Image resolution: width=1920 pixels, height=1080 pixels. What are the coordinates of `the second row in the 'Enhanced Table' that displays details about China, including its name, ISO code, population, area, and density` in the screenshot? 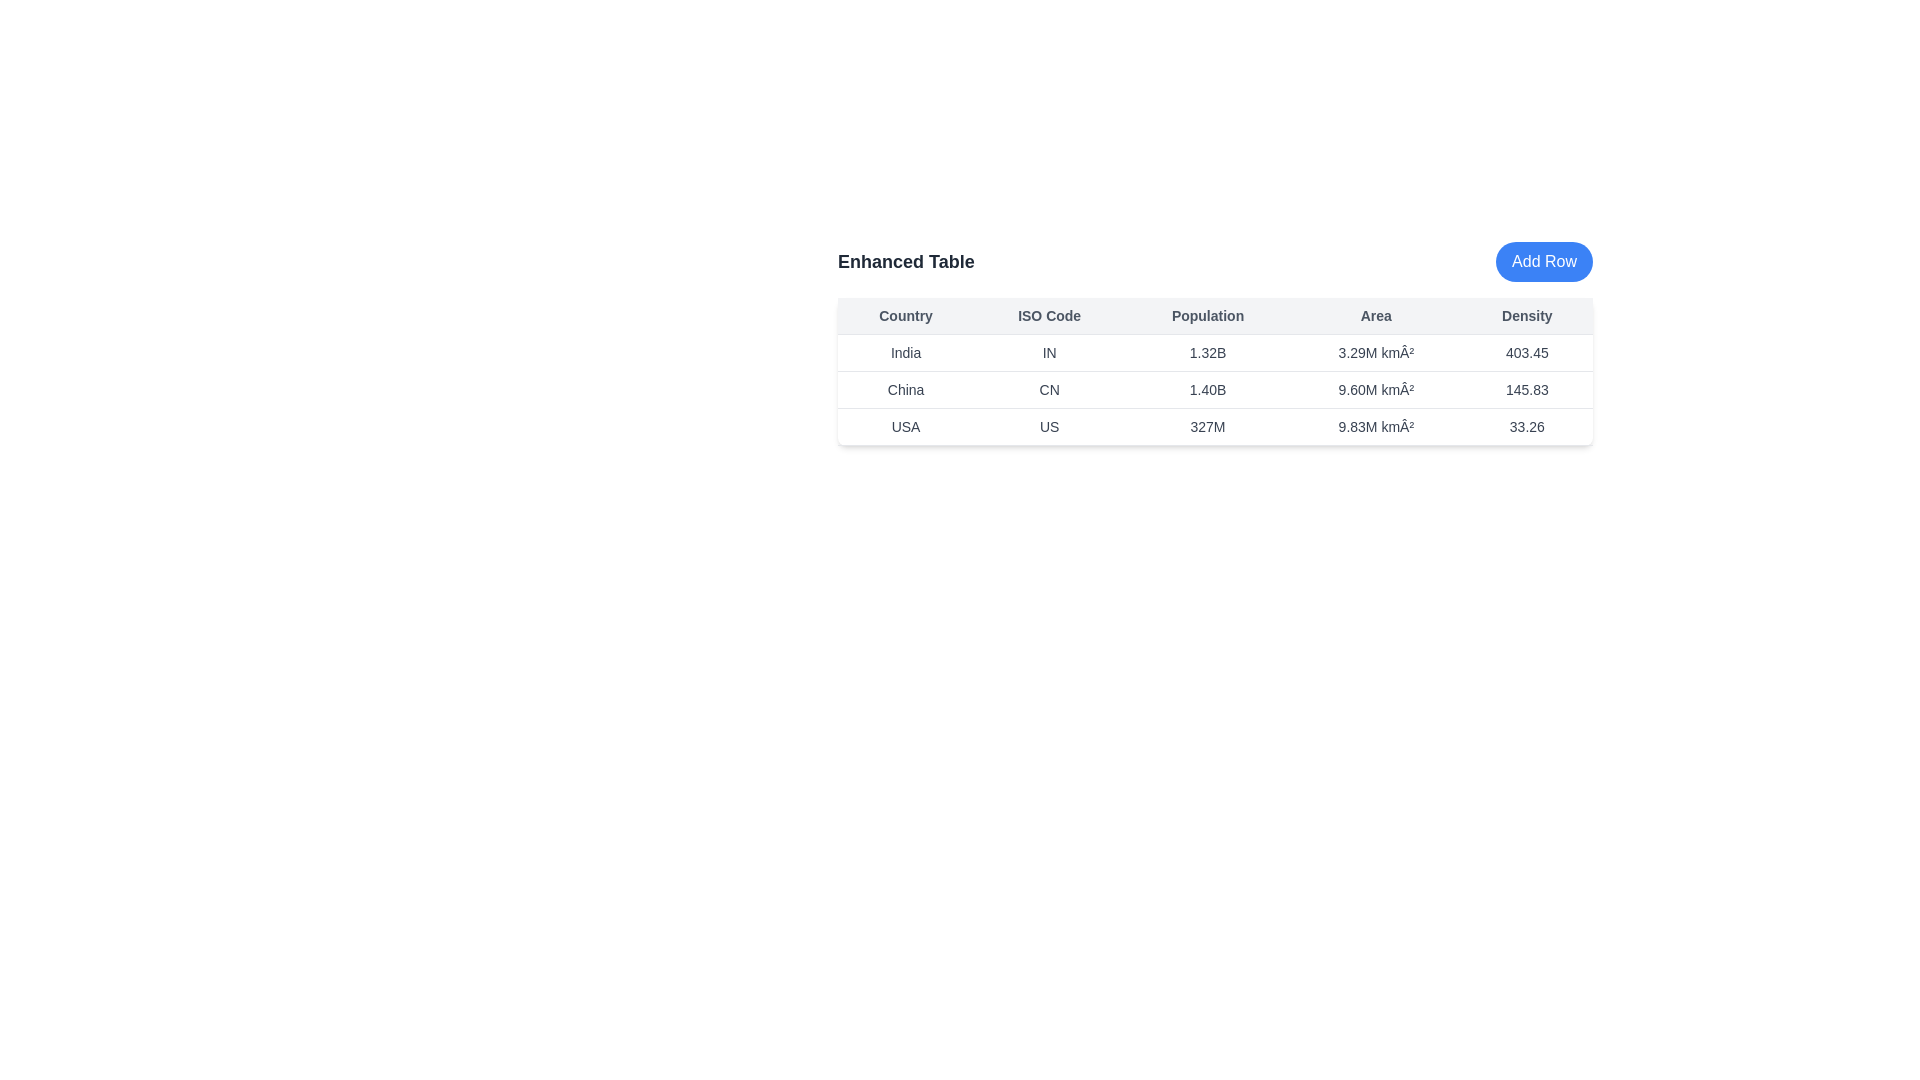 It's located at (1214, 389).